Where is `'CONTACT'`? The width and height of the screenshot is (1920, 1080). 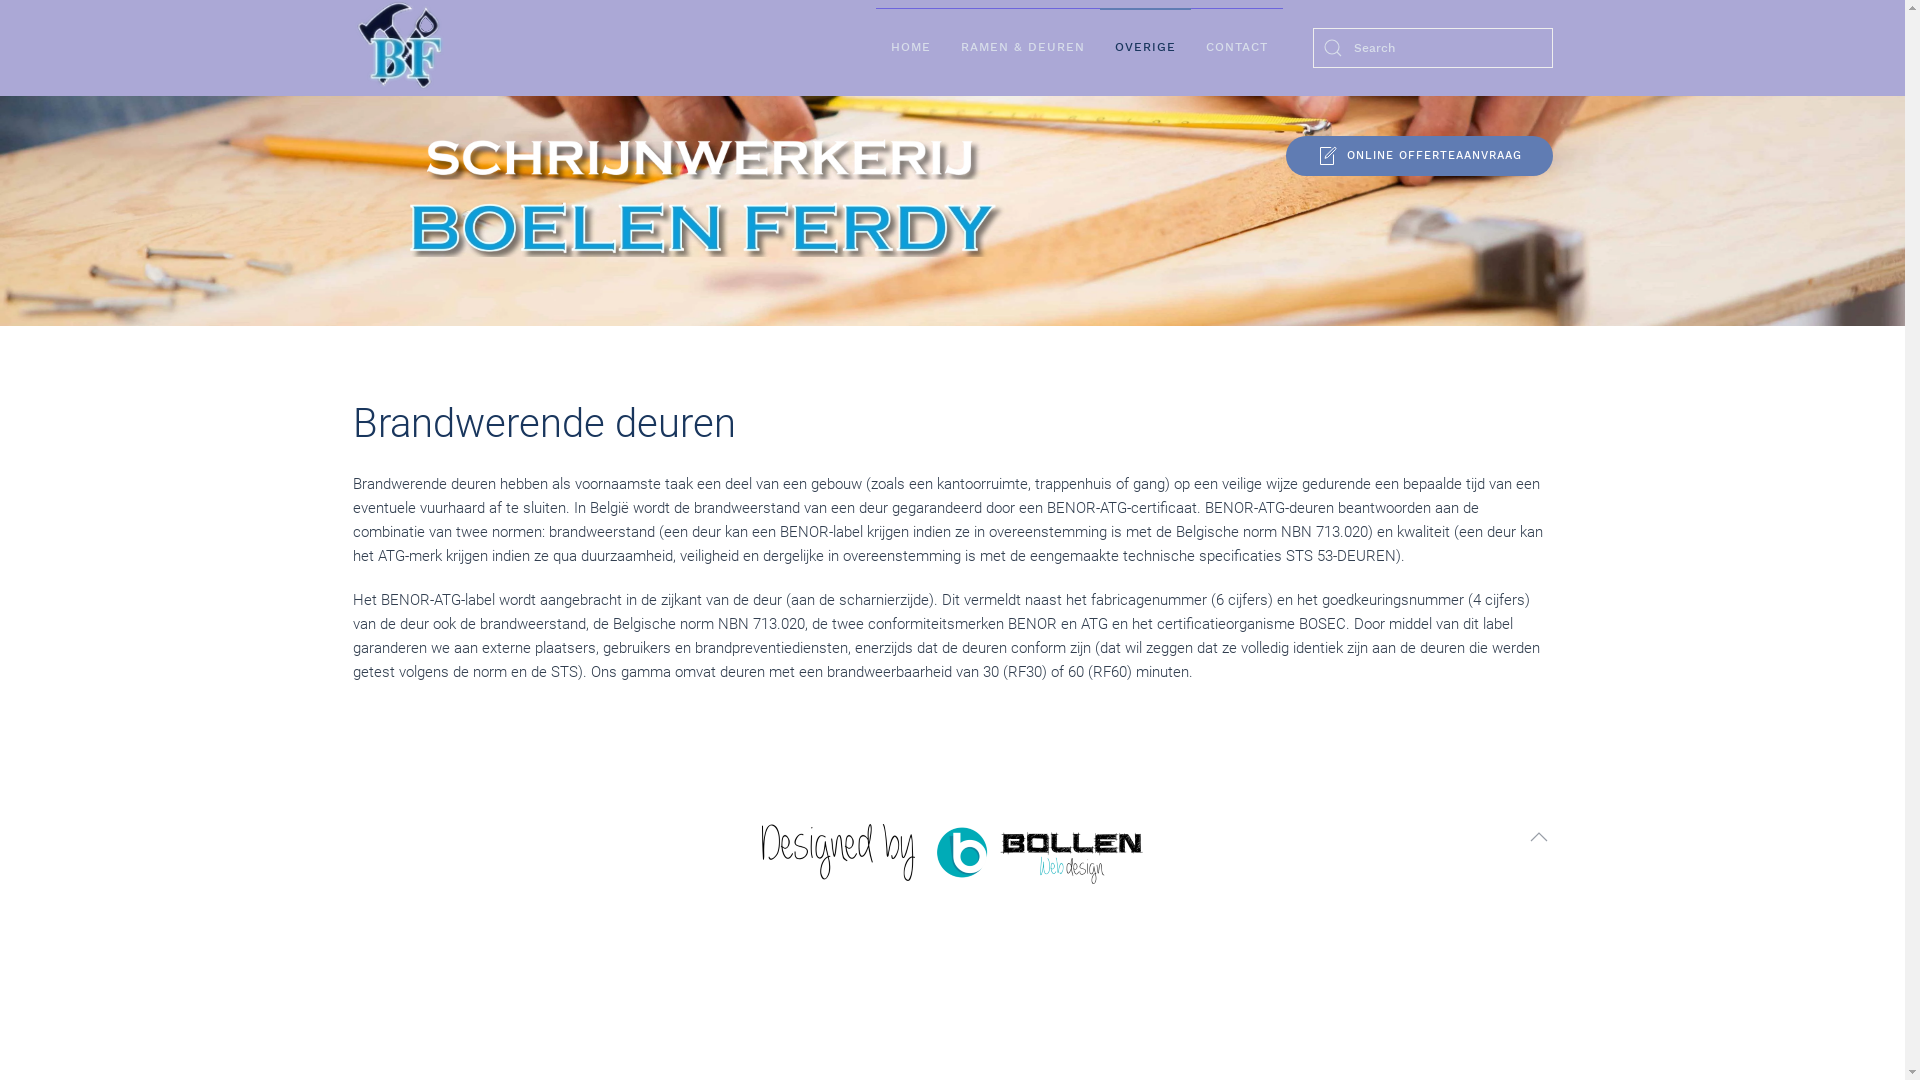 'CONTACT' is located at coordinates (1235, 46).